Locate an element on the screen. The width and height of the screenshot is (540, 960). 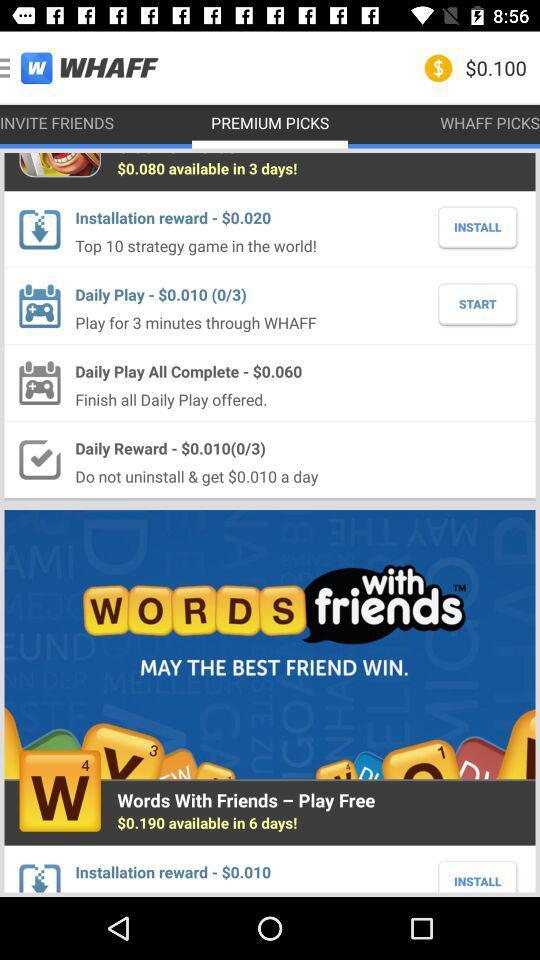
the invite friends item is located at coordinates (57, 121).